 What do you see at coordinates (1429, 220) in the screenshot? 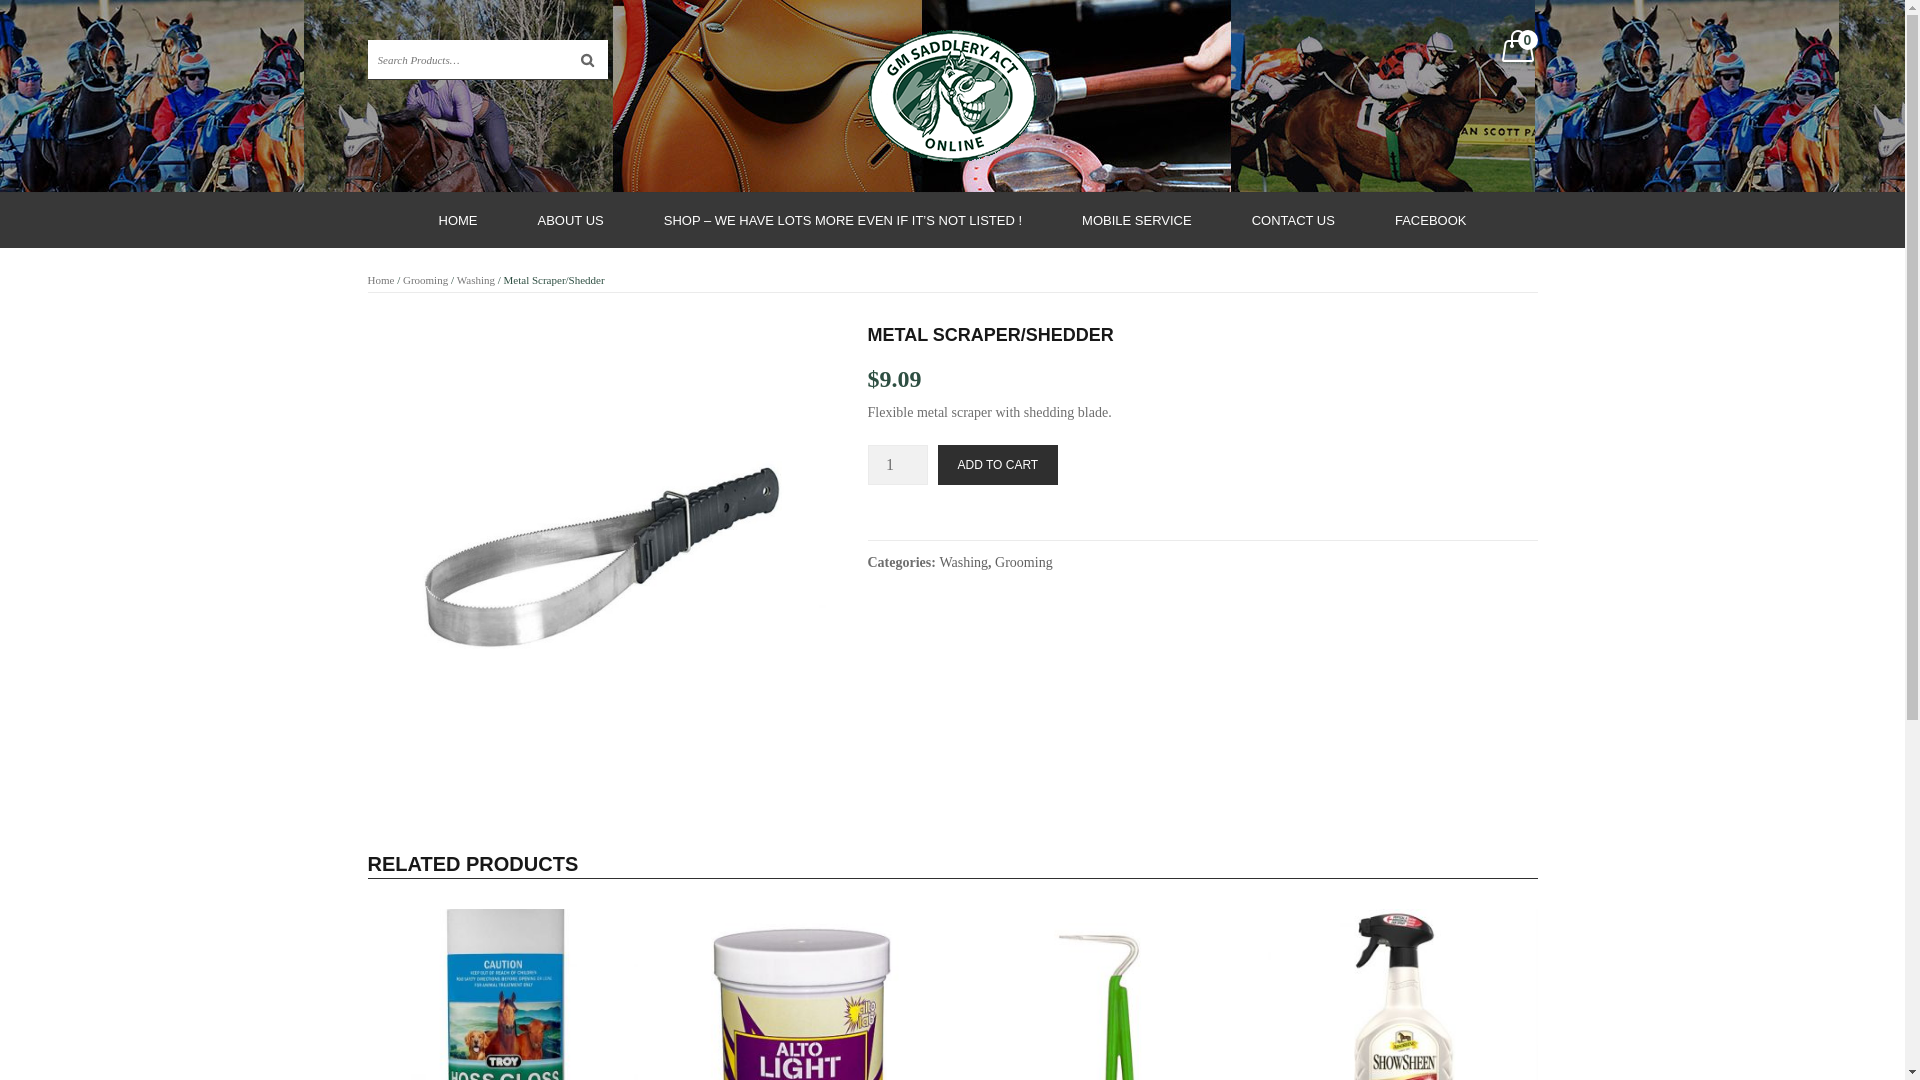
I see `'FACEBOOK'` at bounding box center [1429, 220].